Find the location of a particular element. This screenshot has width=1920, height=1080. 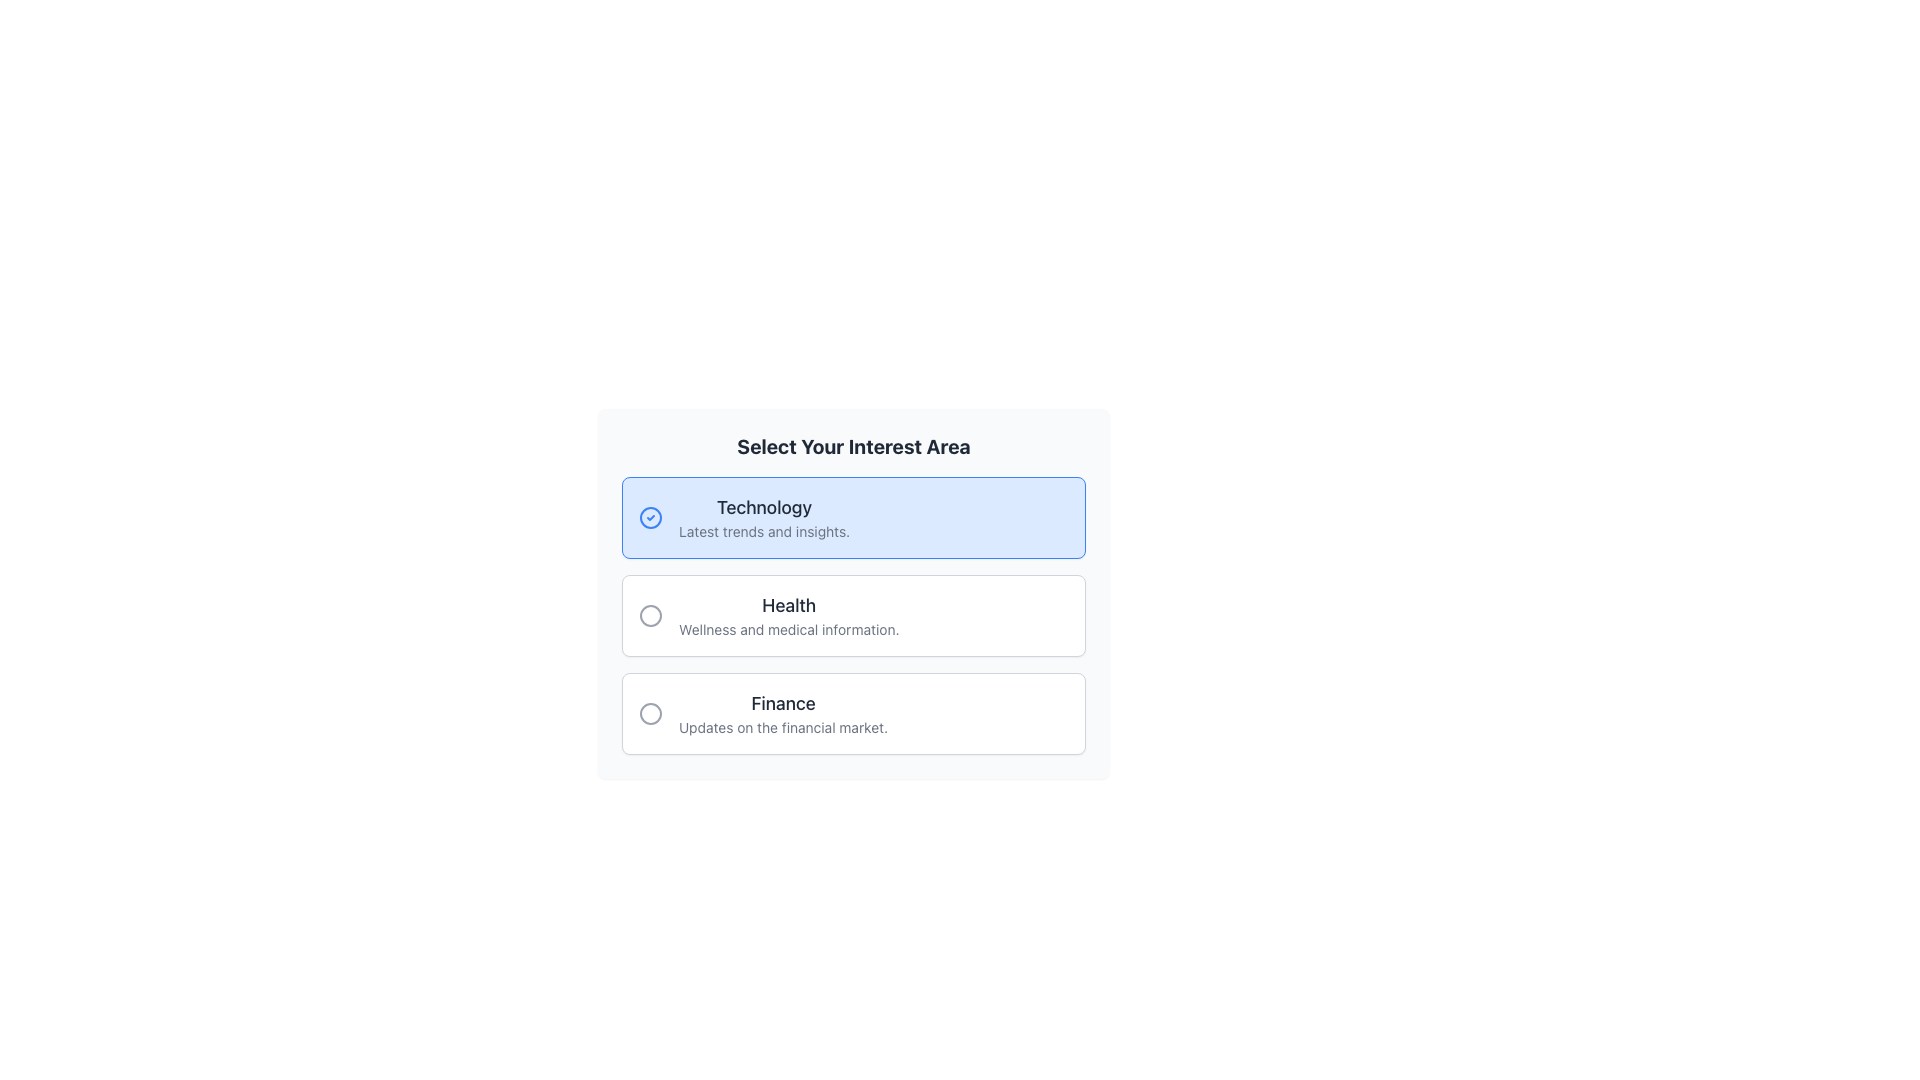

text element displaying 'Latest trends and insights.' which is located directly beneath the 'Technology' heading in the Technology interest section is located at coordinates (763, 531).